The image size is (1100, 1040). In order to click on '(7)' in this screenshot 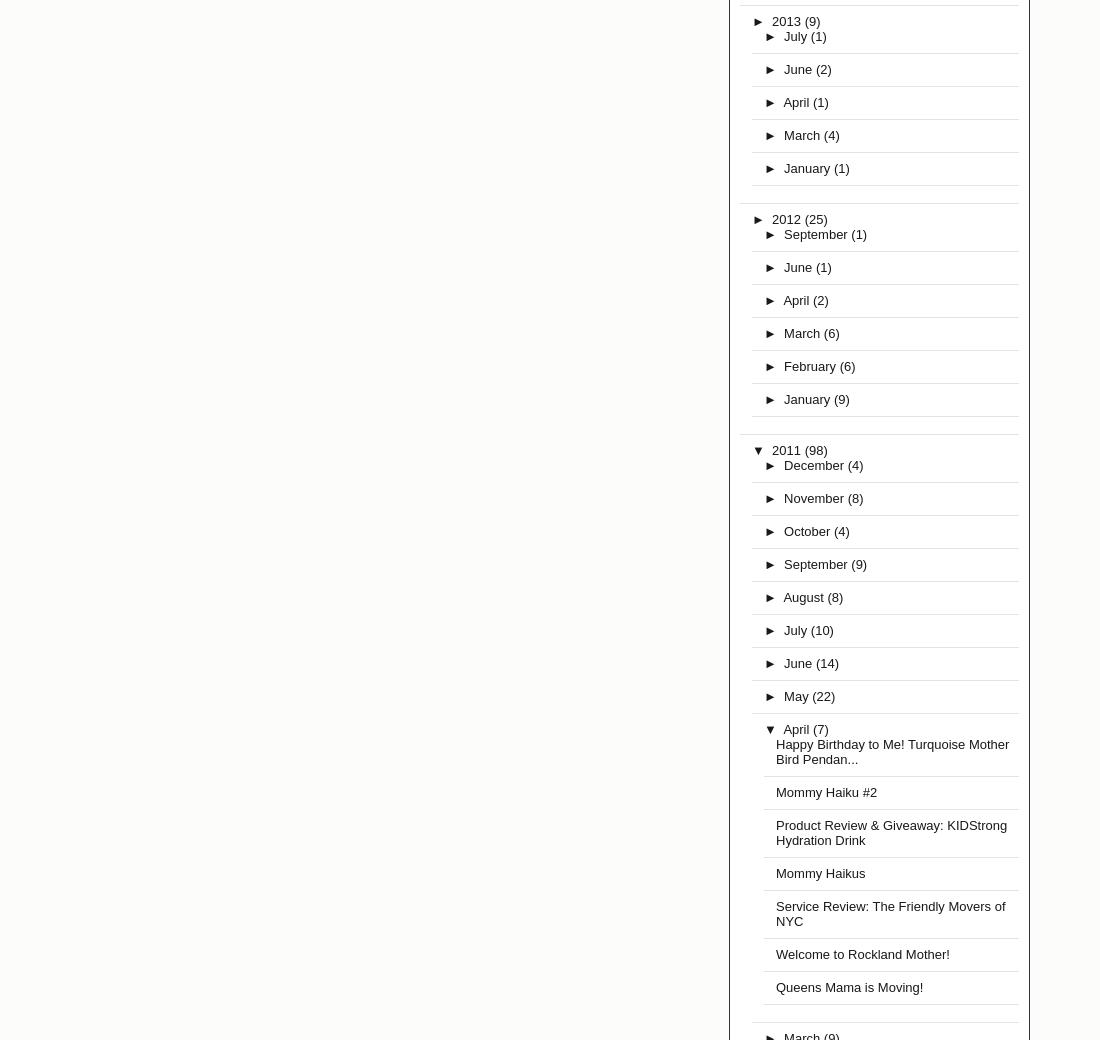, I will do `click(820, 729)`.